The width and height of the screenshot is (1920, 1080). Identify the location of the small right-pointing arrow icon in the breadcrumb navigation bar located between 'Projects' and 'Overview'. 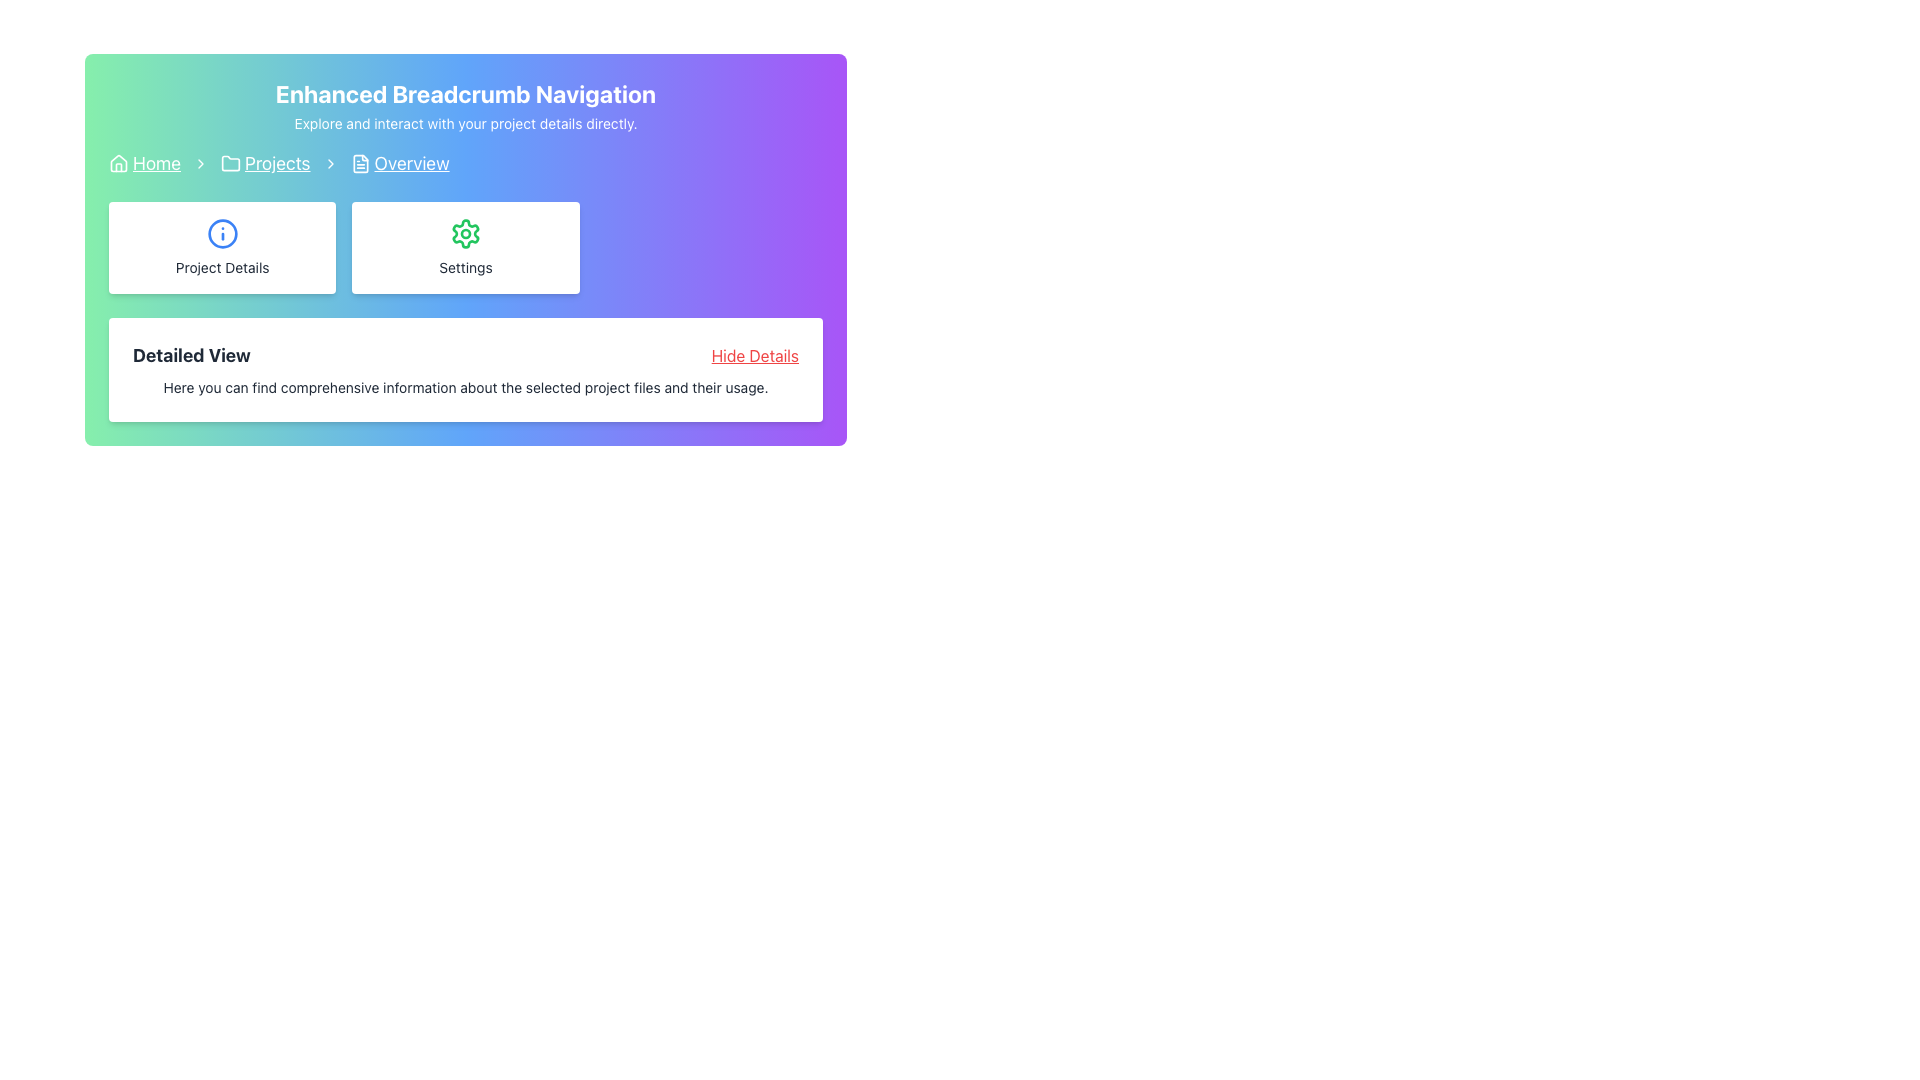
(330, 163).